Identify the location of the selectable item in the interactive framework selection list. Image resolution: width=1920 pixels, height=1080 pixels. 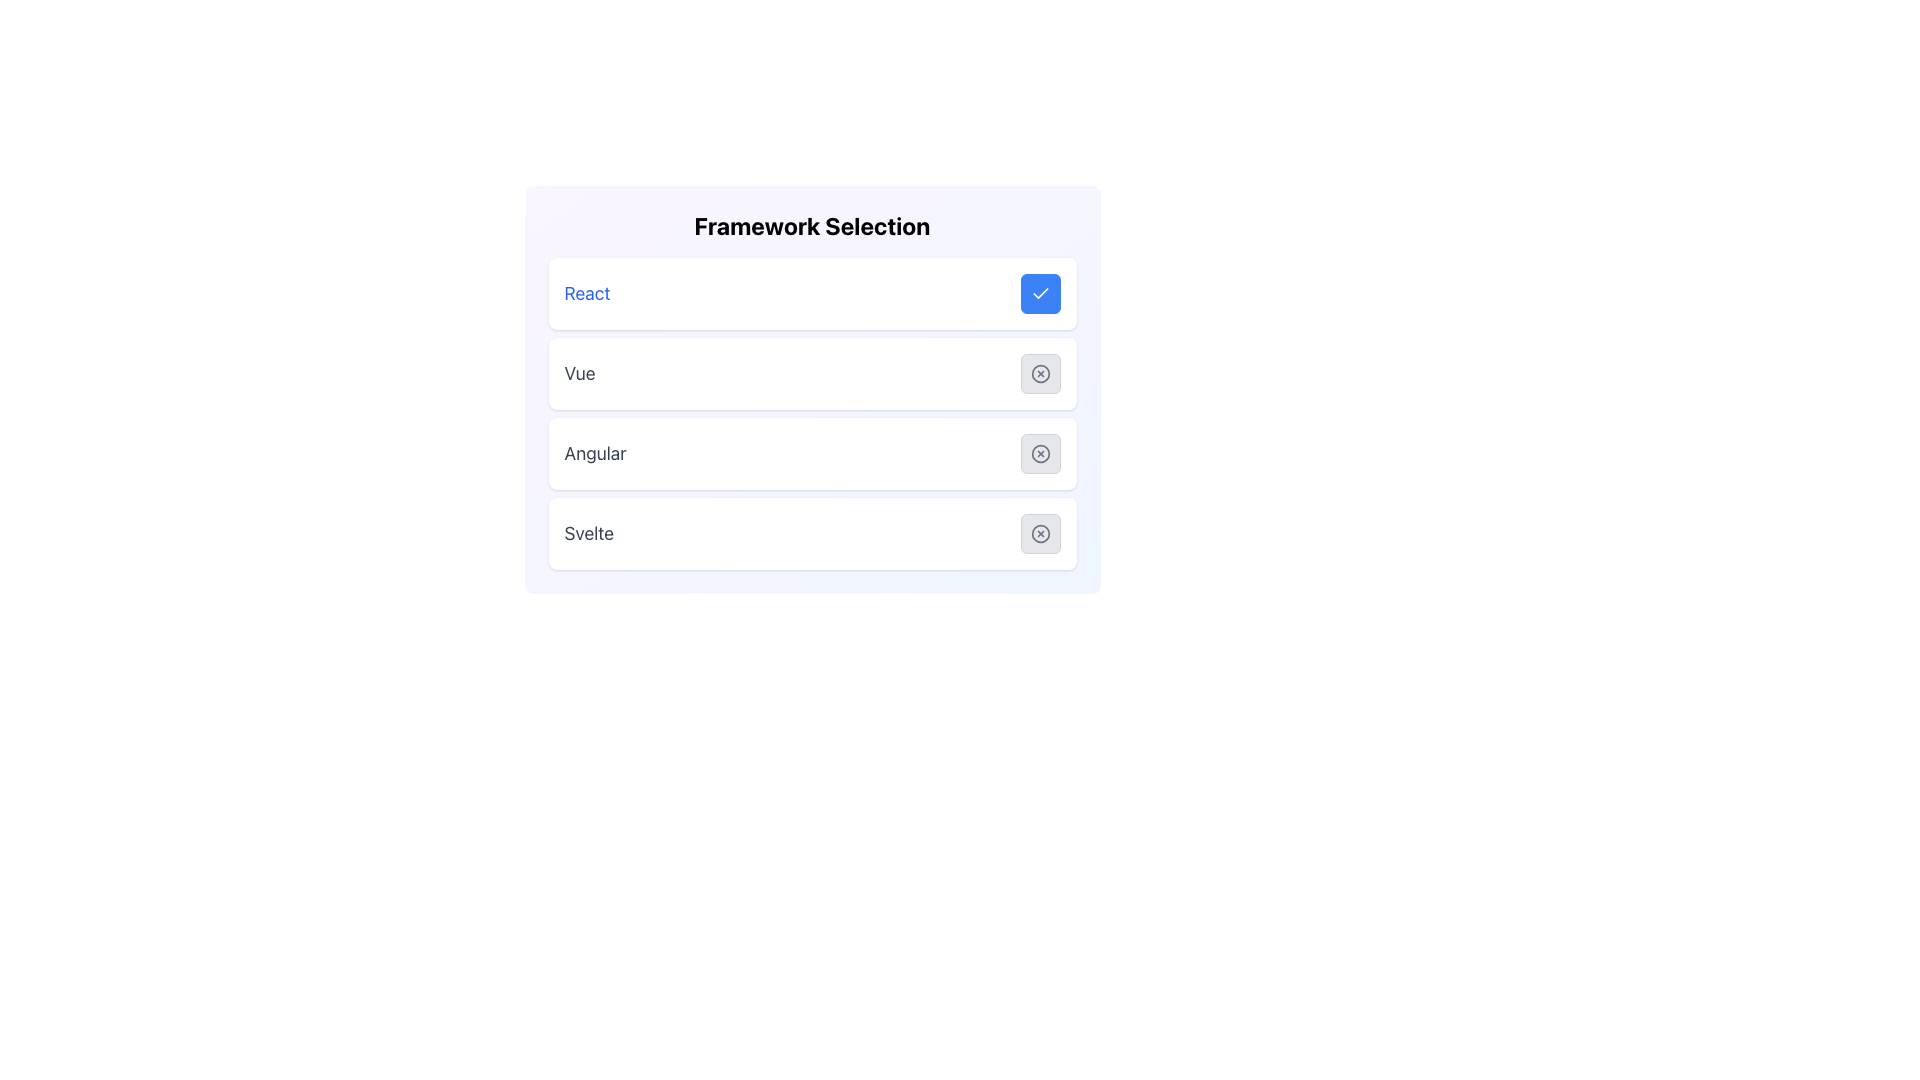
(812, 412).